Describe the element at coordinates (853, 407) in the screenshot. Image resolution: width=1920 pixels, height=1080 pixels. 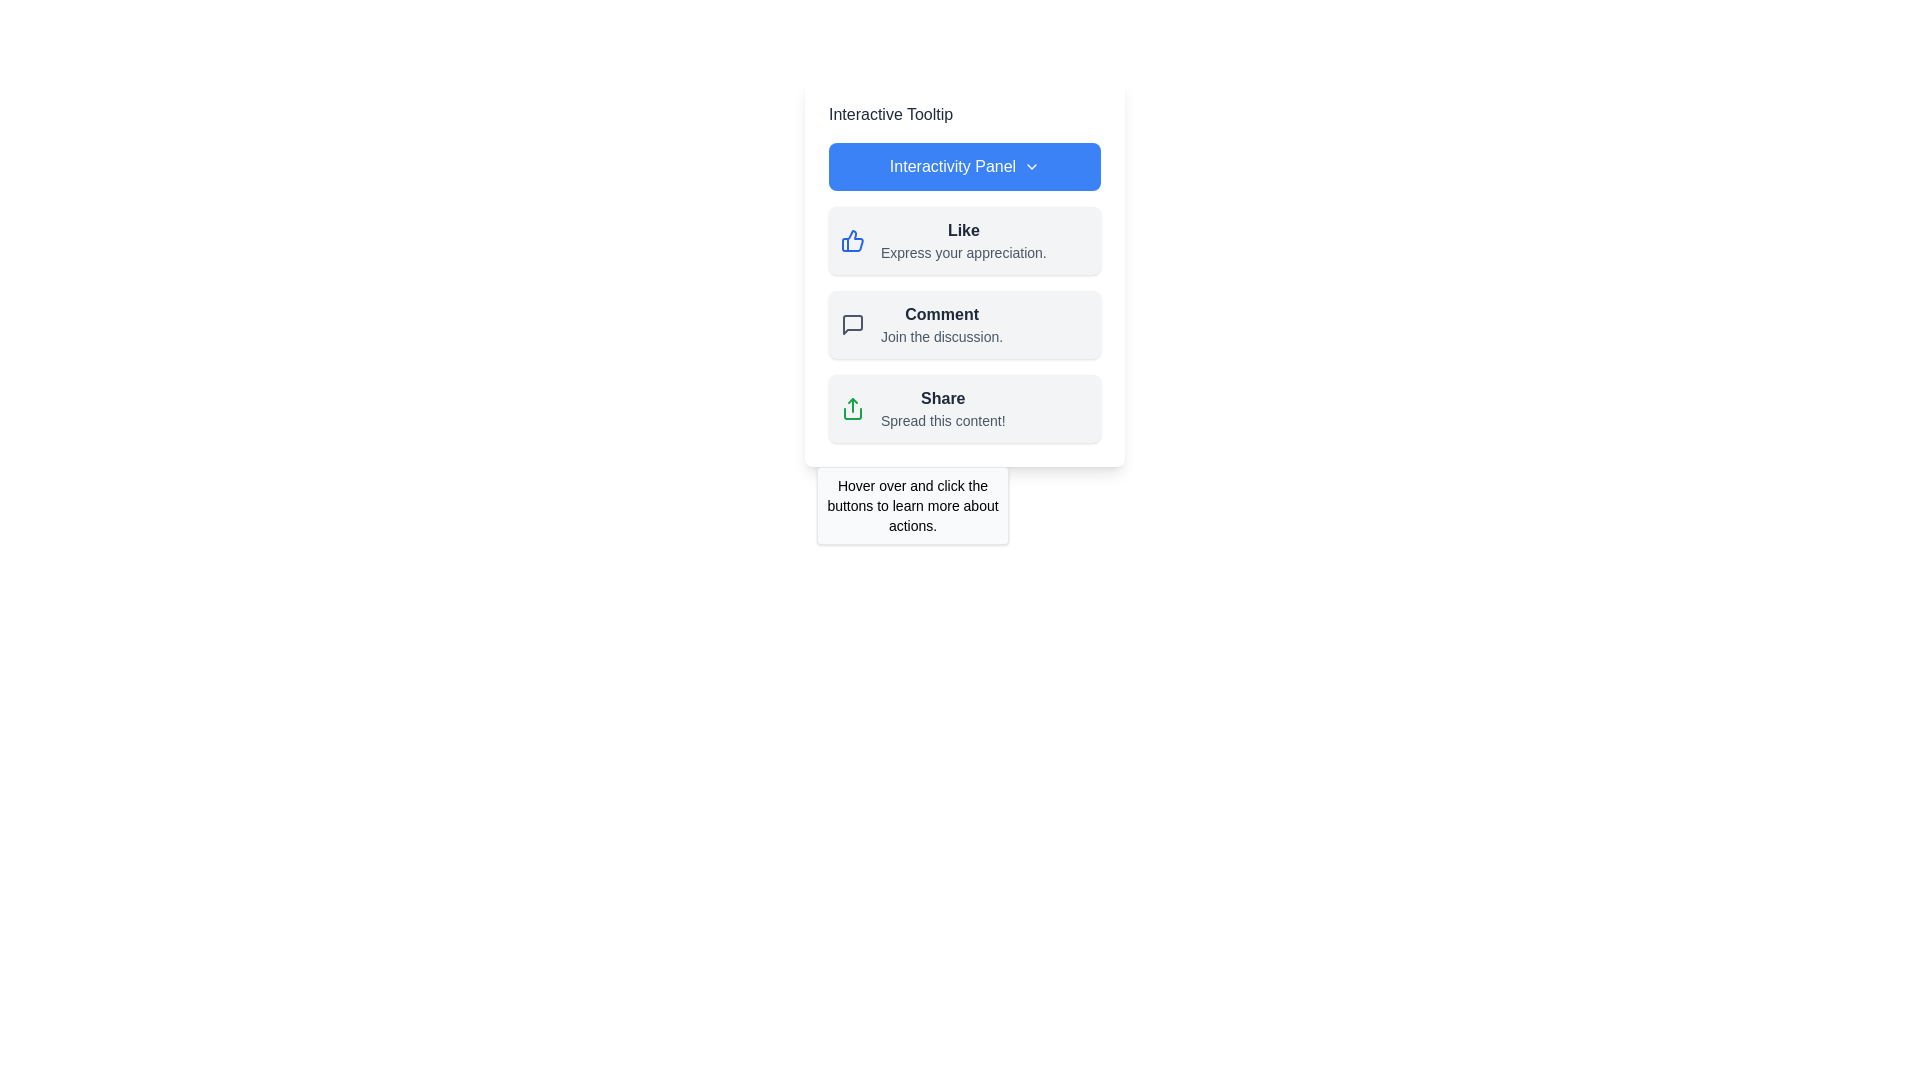
I see `the share icon located` at that location.